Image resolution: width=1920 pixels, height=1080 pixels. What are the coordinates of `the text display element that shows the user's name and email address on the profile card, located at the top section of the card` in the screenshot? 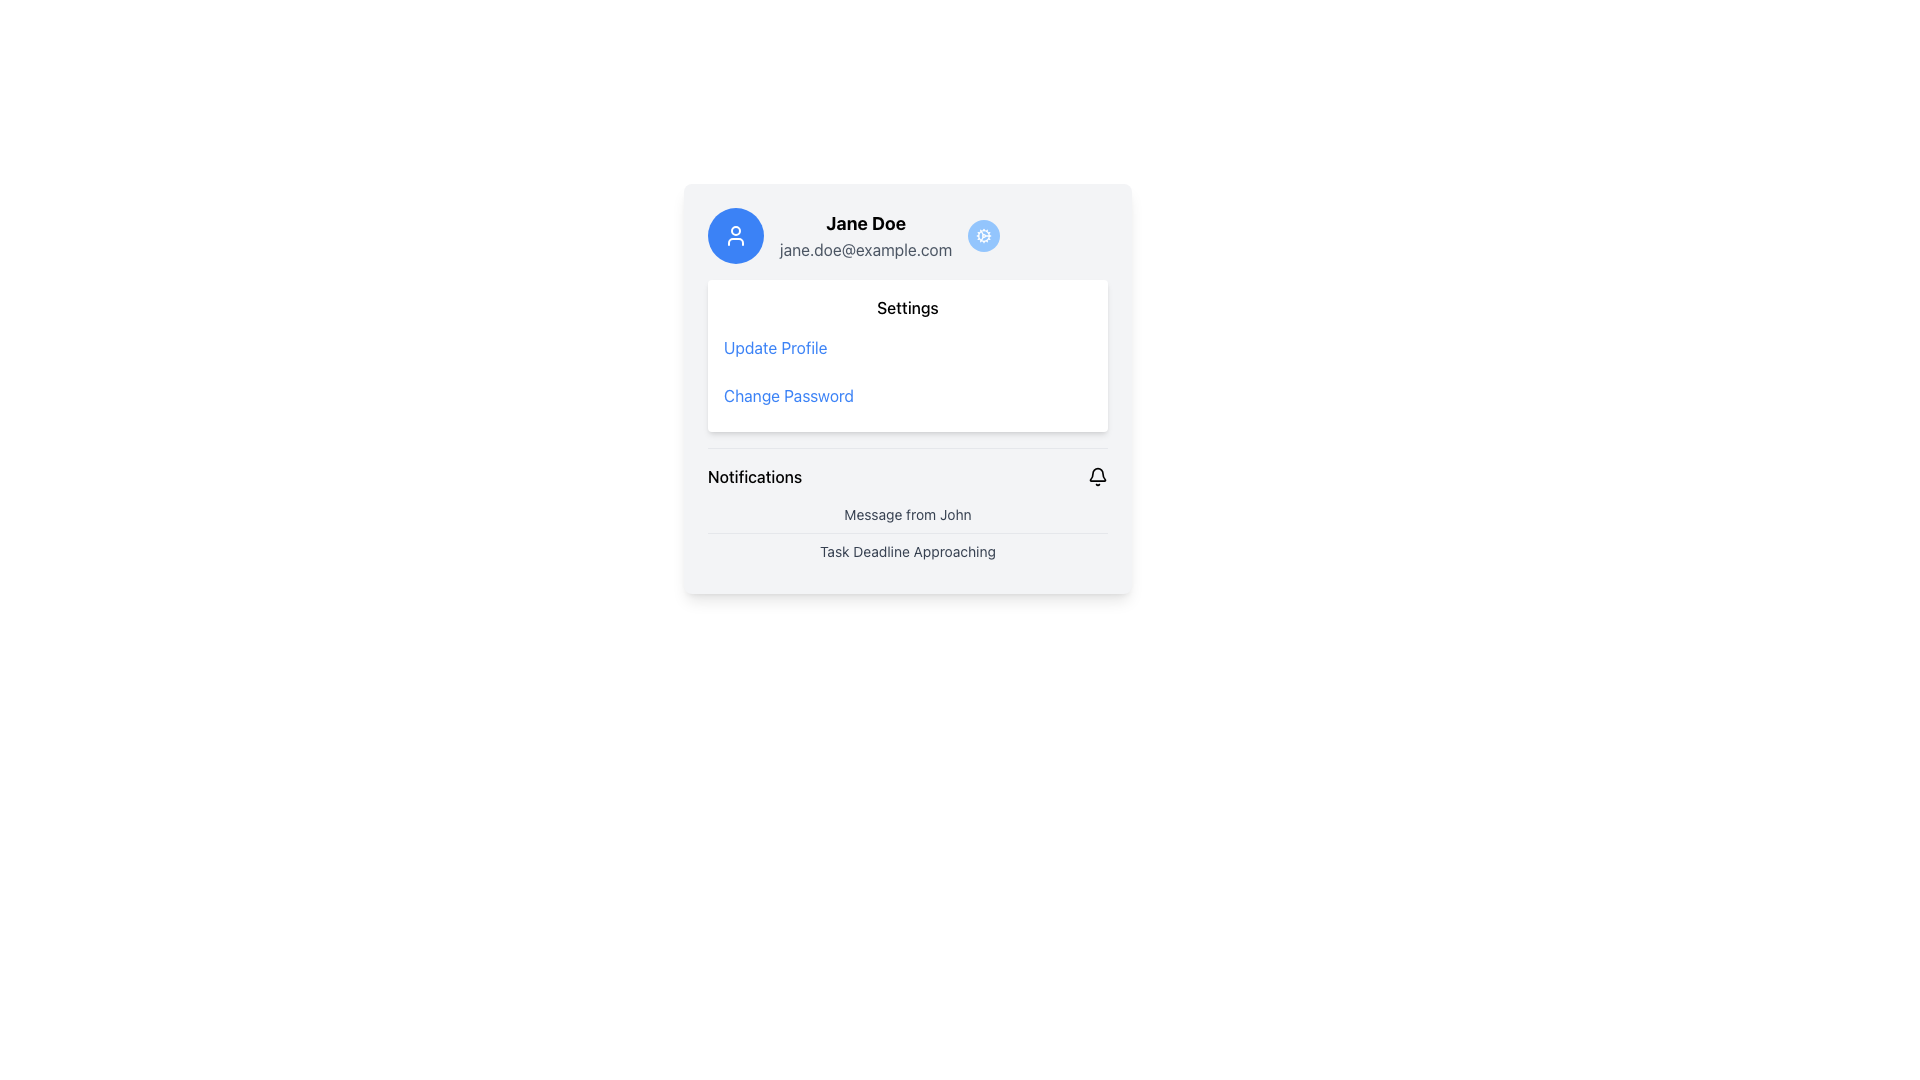 It's located at (866, 234).